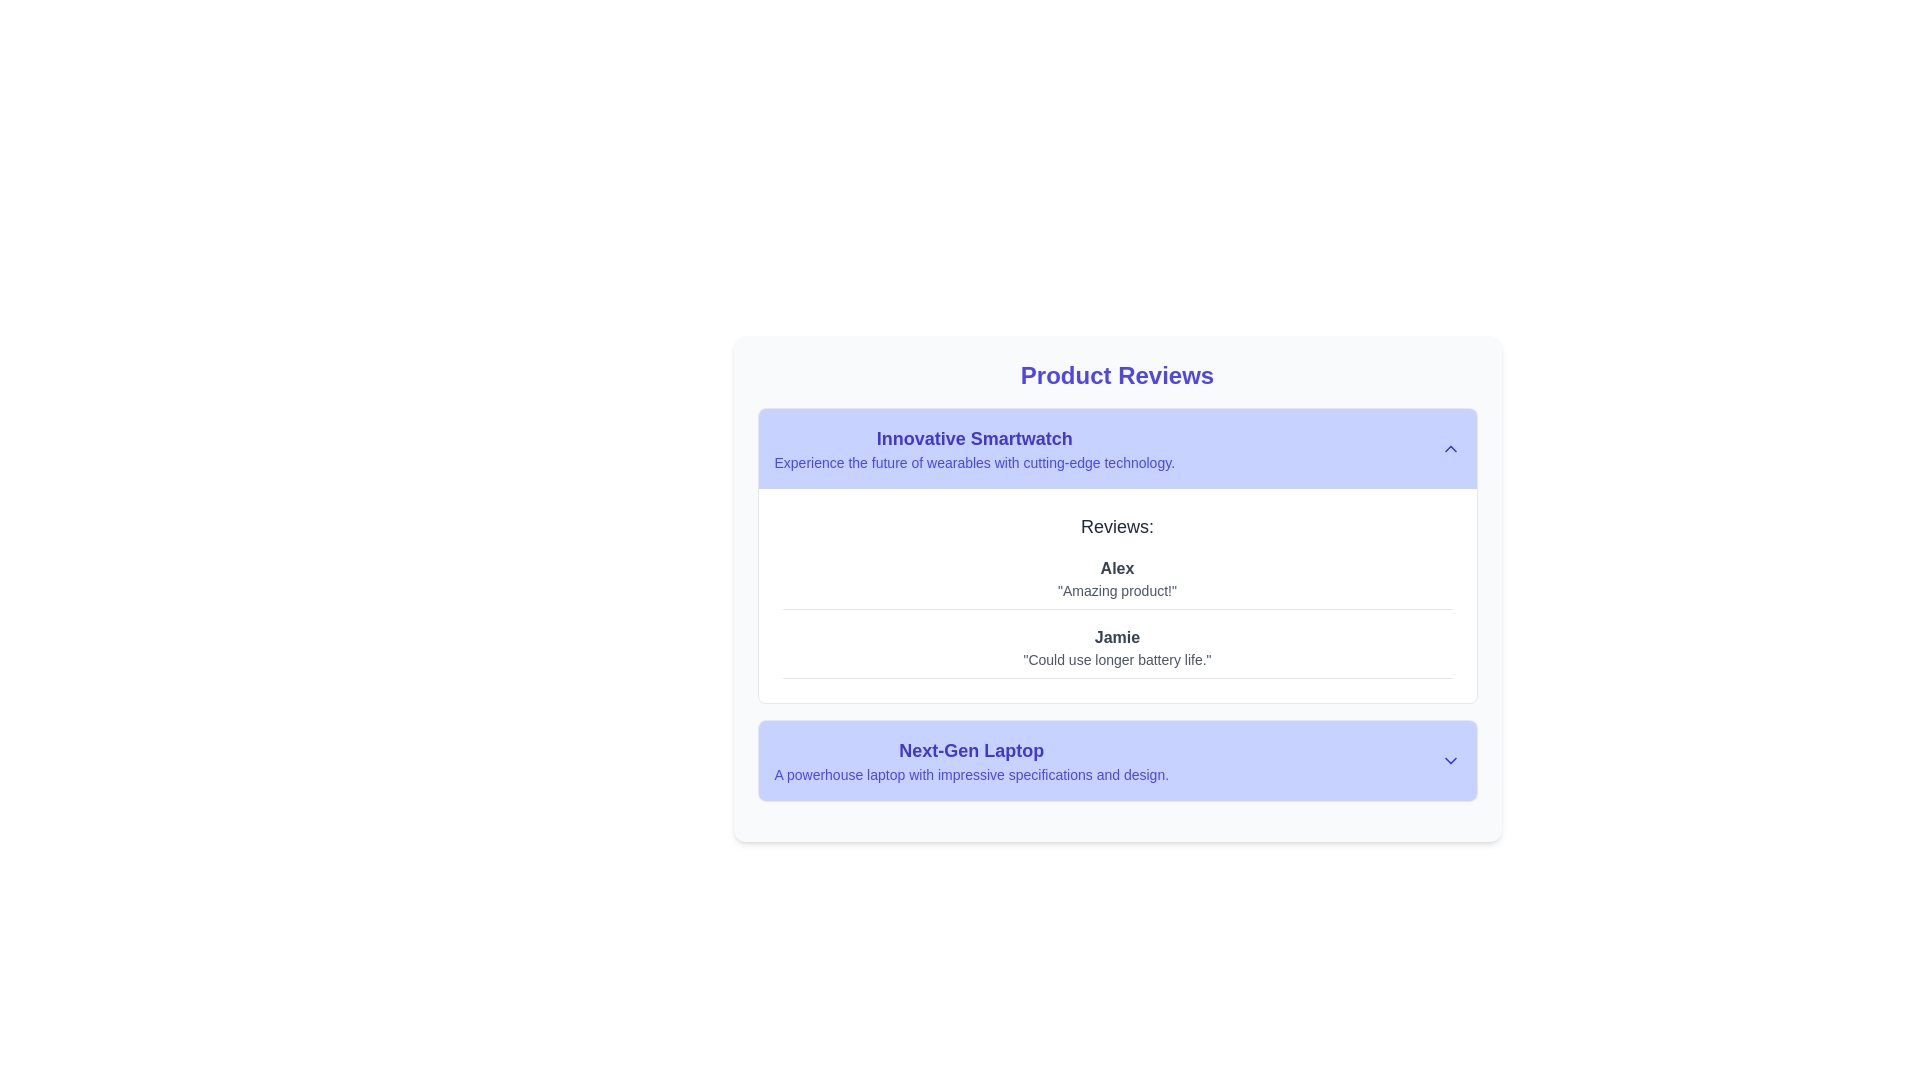  Describe the element at coordinates (1116, 760) in the screenshot. I see `the collapsible item header for 'Next-Gen Laptop'` at that location.